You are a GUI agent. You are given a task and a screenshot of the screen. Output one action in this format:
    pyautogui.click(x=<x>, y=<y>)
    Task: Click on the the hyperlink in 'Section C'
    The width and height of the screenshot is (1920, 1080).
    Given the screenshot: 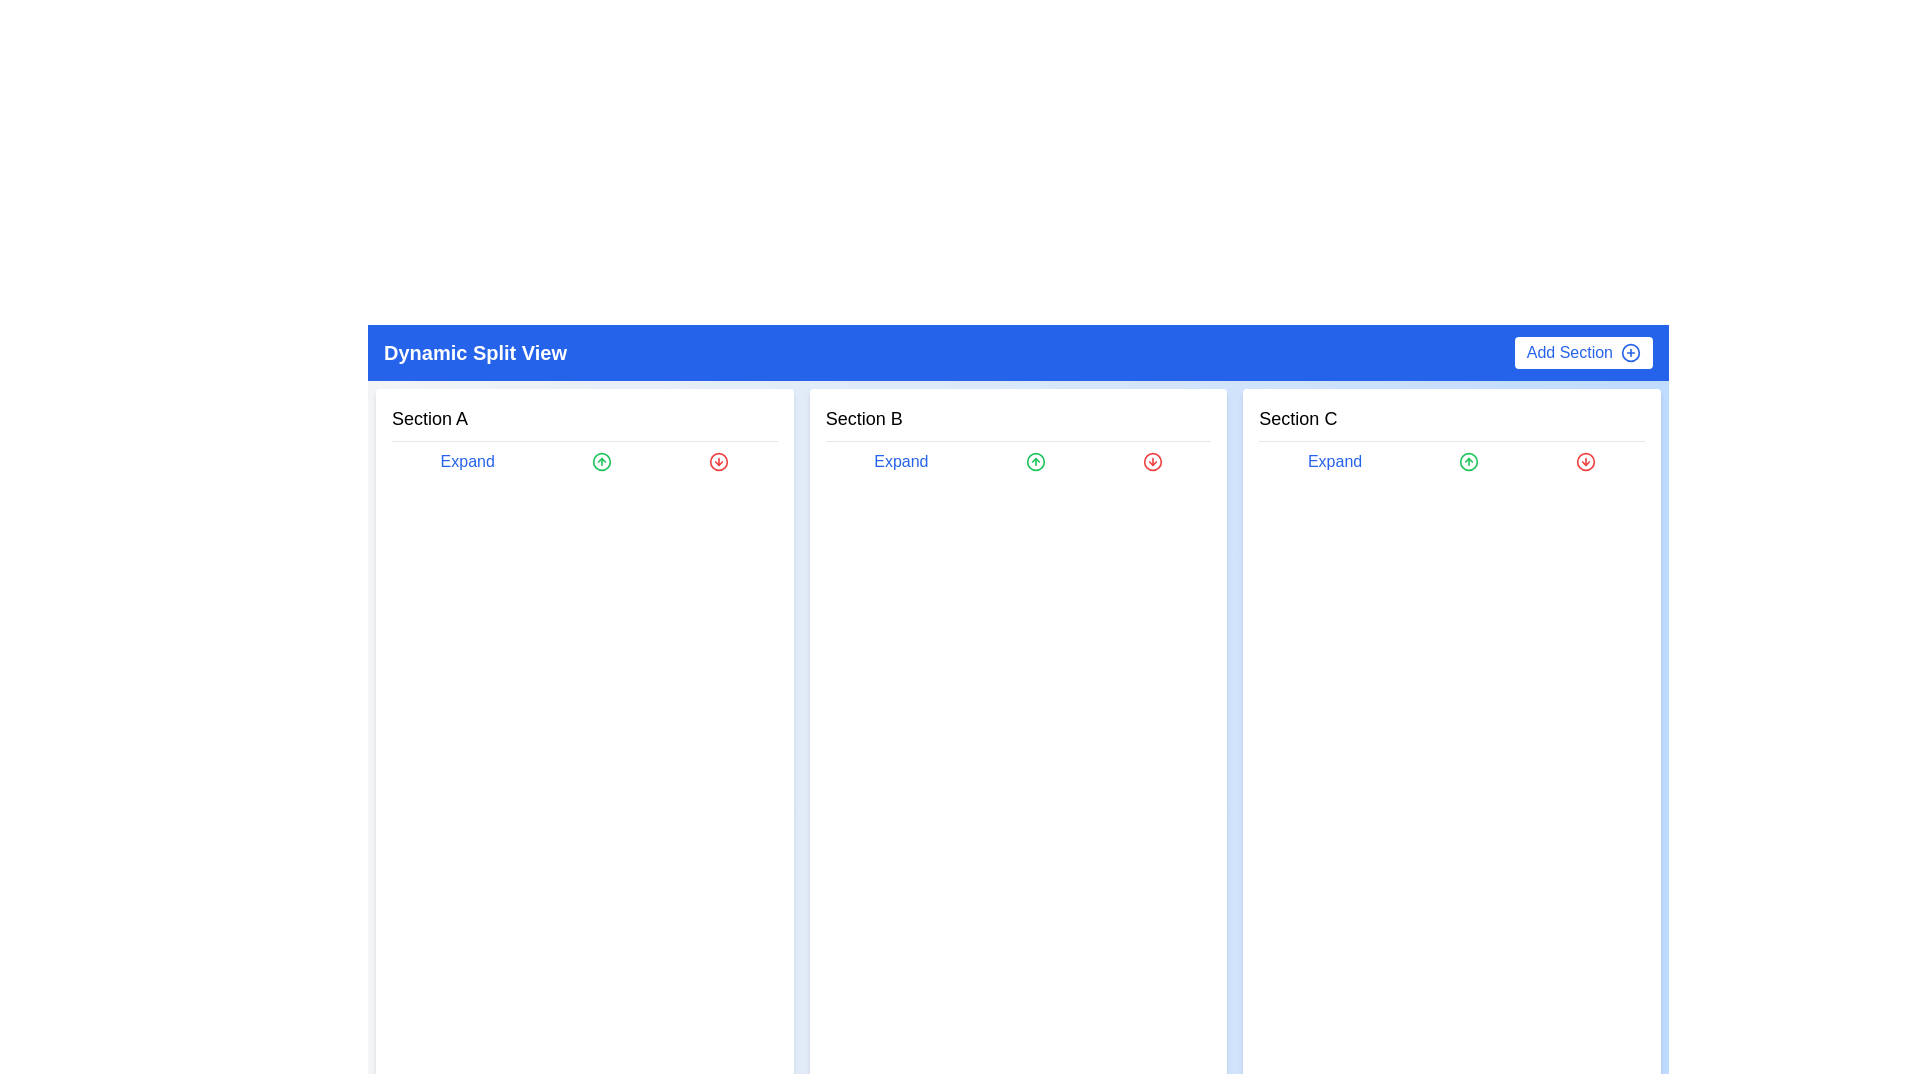 What is the action you would take?
    pyautogui.click(x=1334, y=462)
    